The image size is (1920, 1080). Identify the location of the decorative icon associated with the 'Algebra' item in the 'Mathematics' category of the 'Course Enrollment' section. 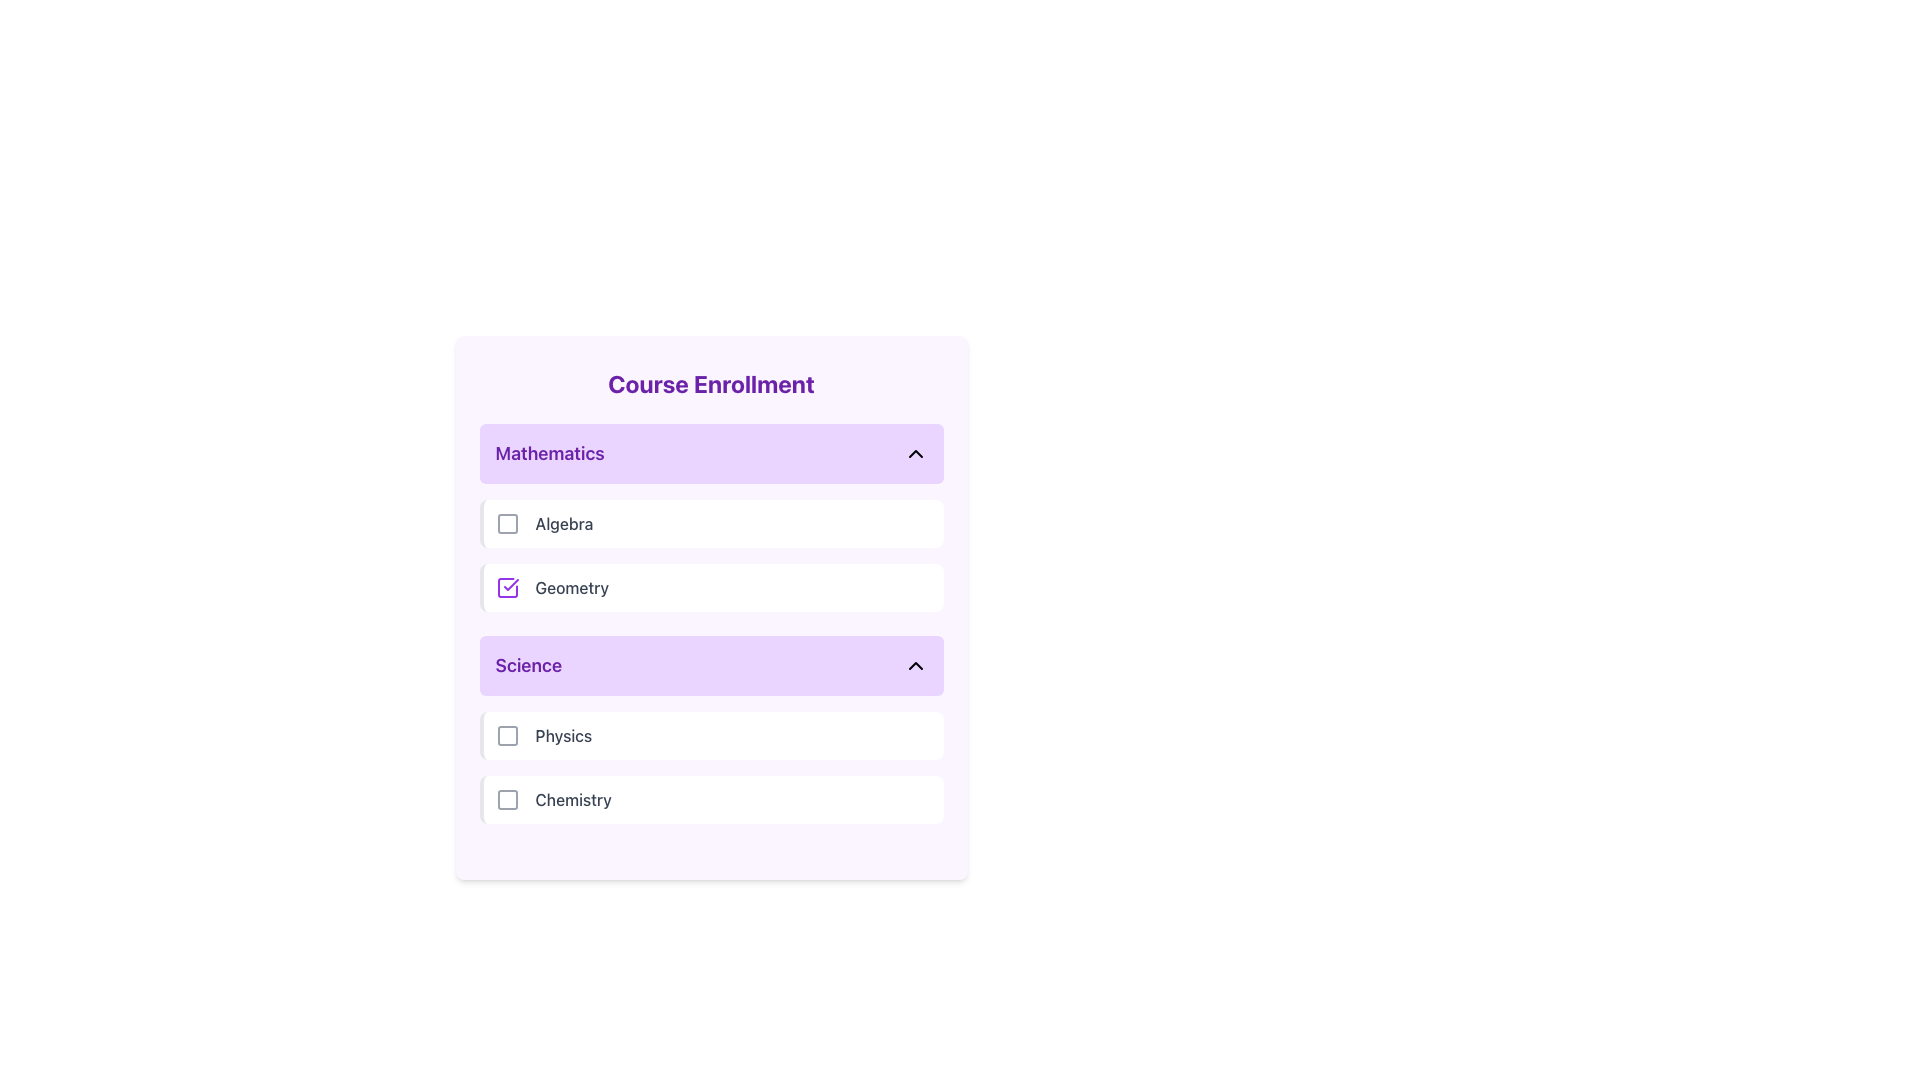
(507, 523).